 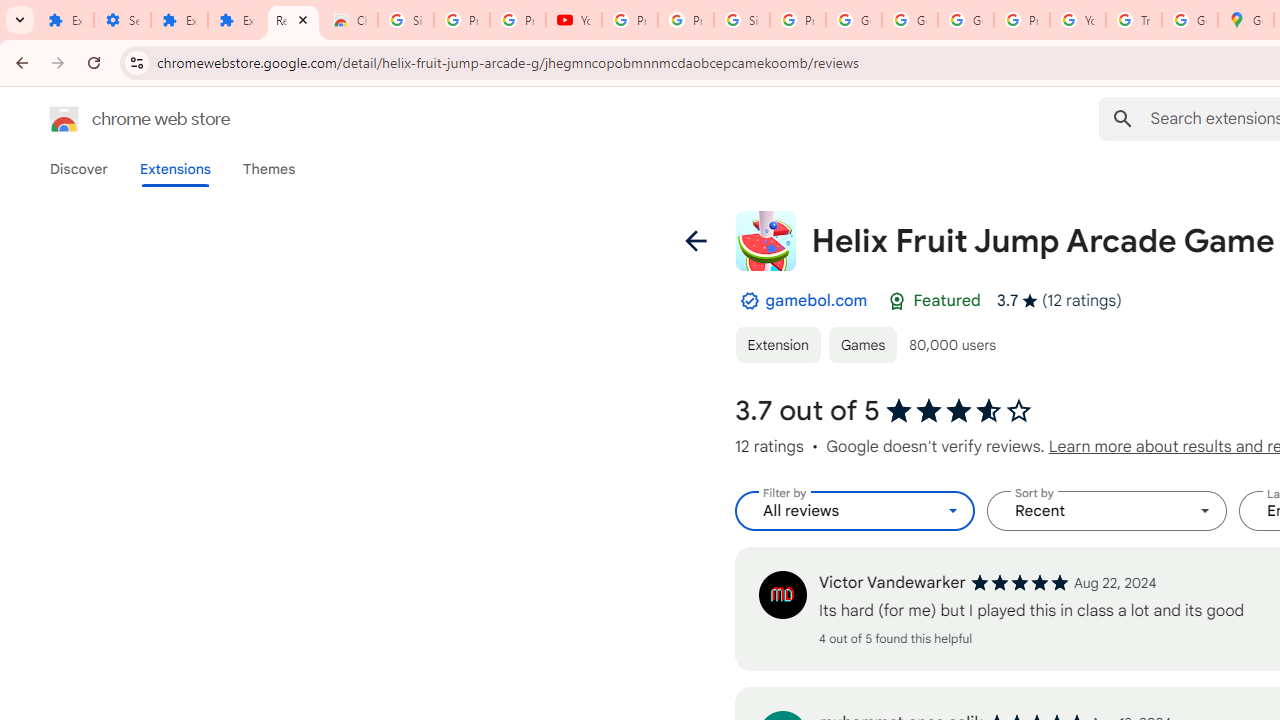 What do you see at coordinates (764, 239) in the screenshot?
I see `'Item logo image for Helix Fruit Jump Arcade Game'` at bounding box center [764, 239].